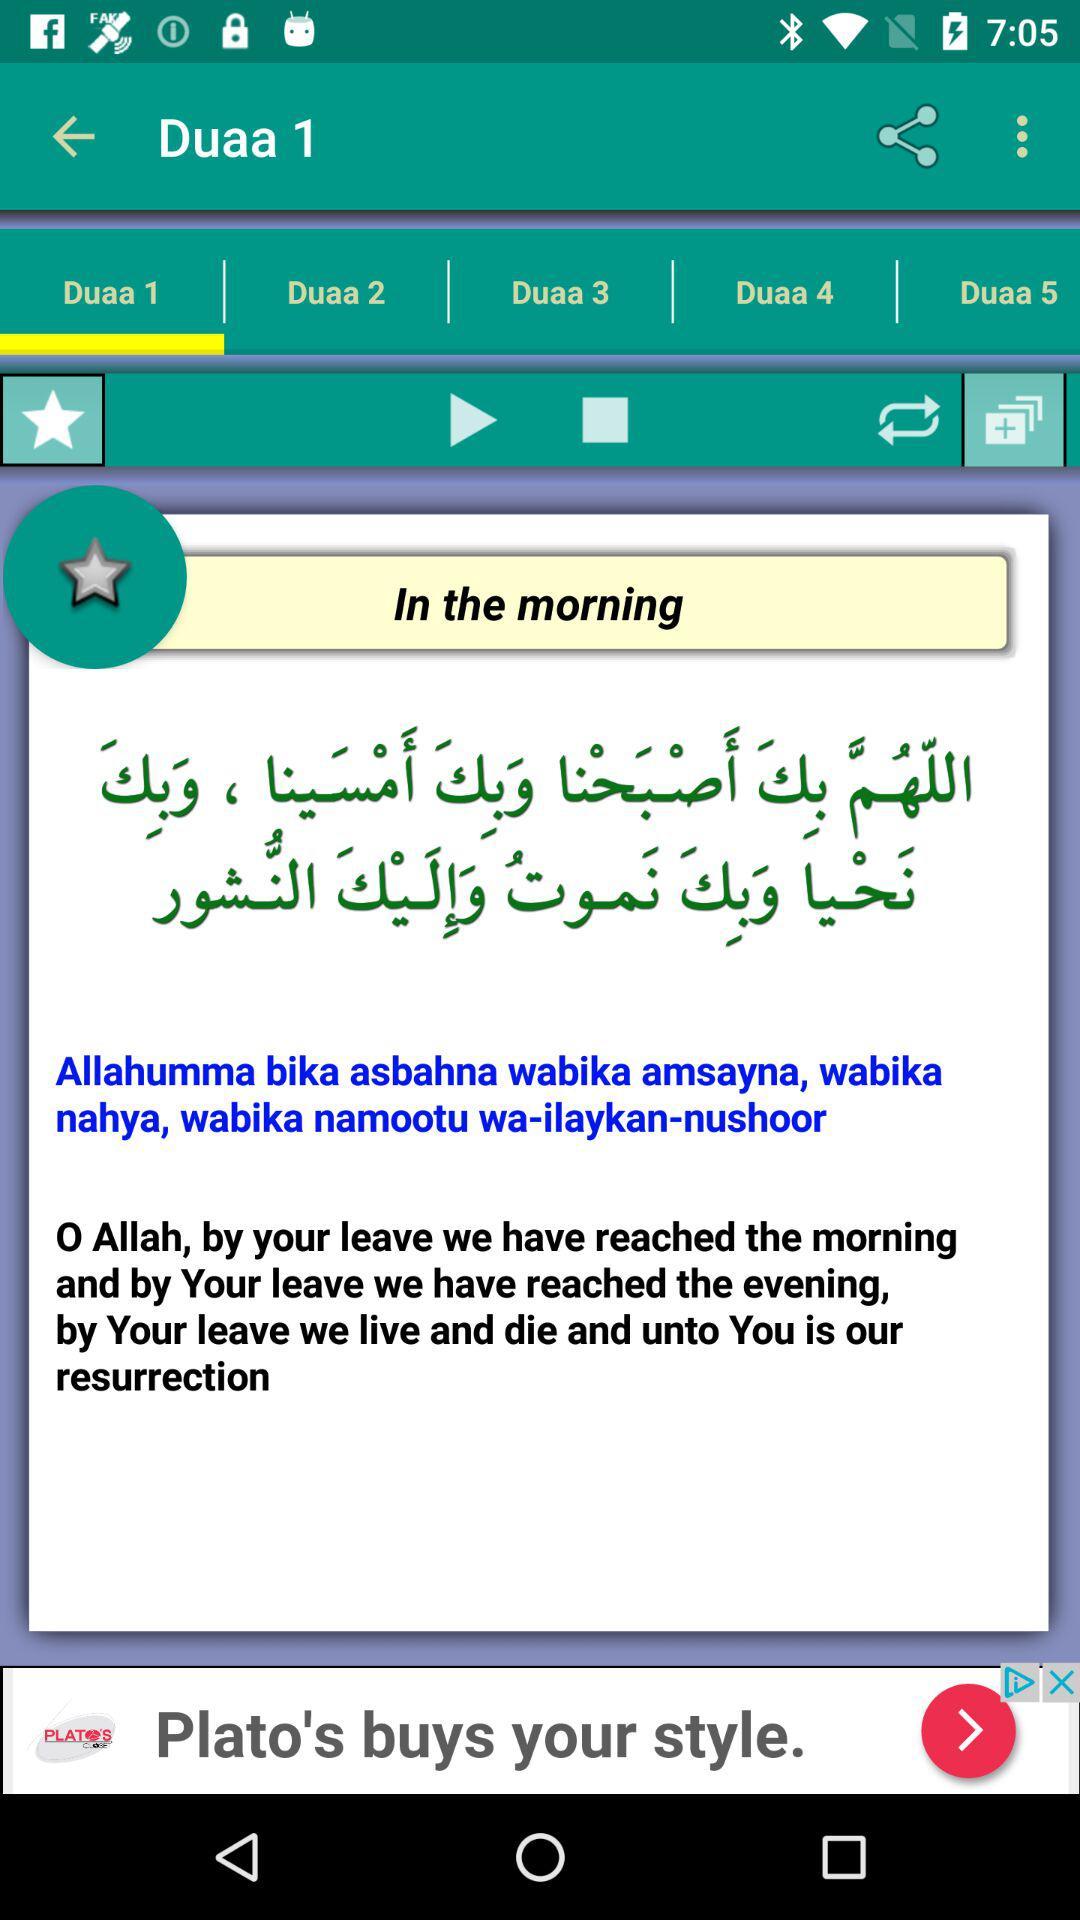  Describe the element at coordinates (72, 135) in the screenshot. I see `icon to the left of the duaa 1 app` at that location.